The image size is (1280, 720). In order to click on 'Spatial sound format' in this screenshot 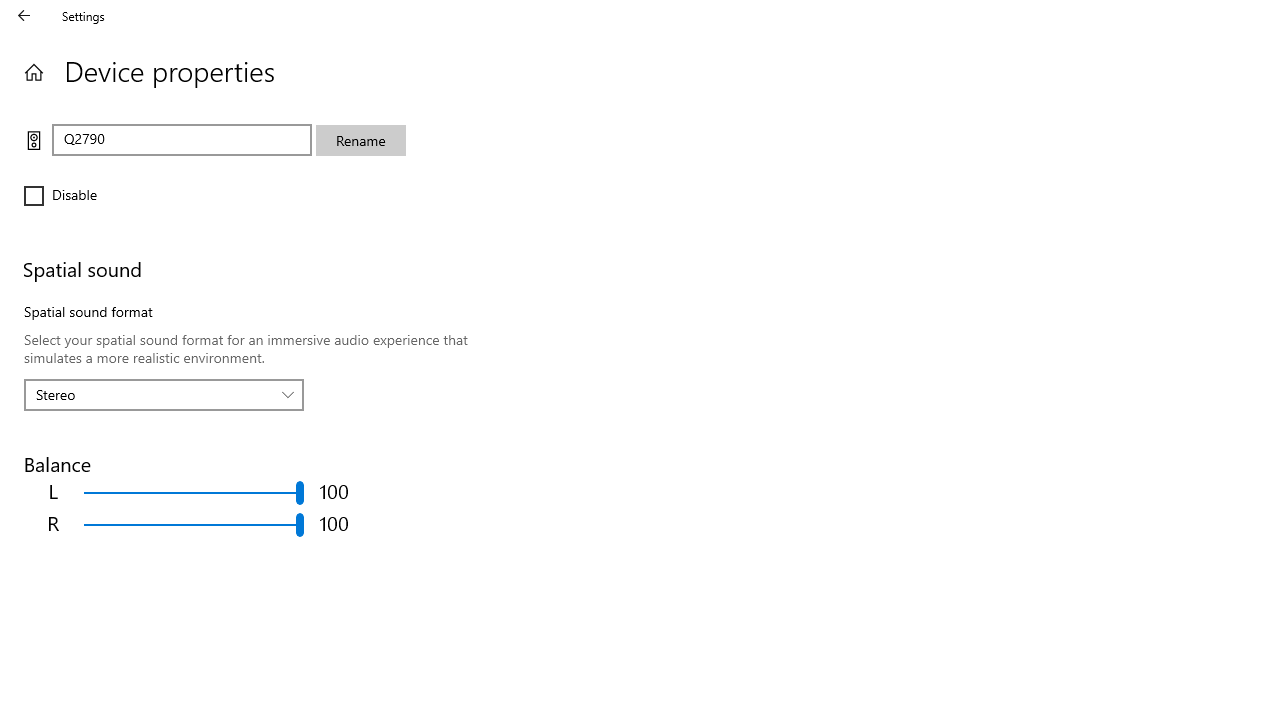, I will do `click(164, 394)`.